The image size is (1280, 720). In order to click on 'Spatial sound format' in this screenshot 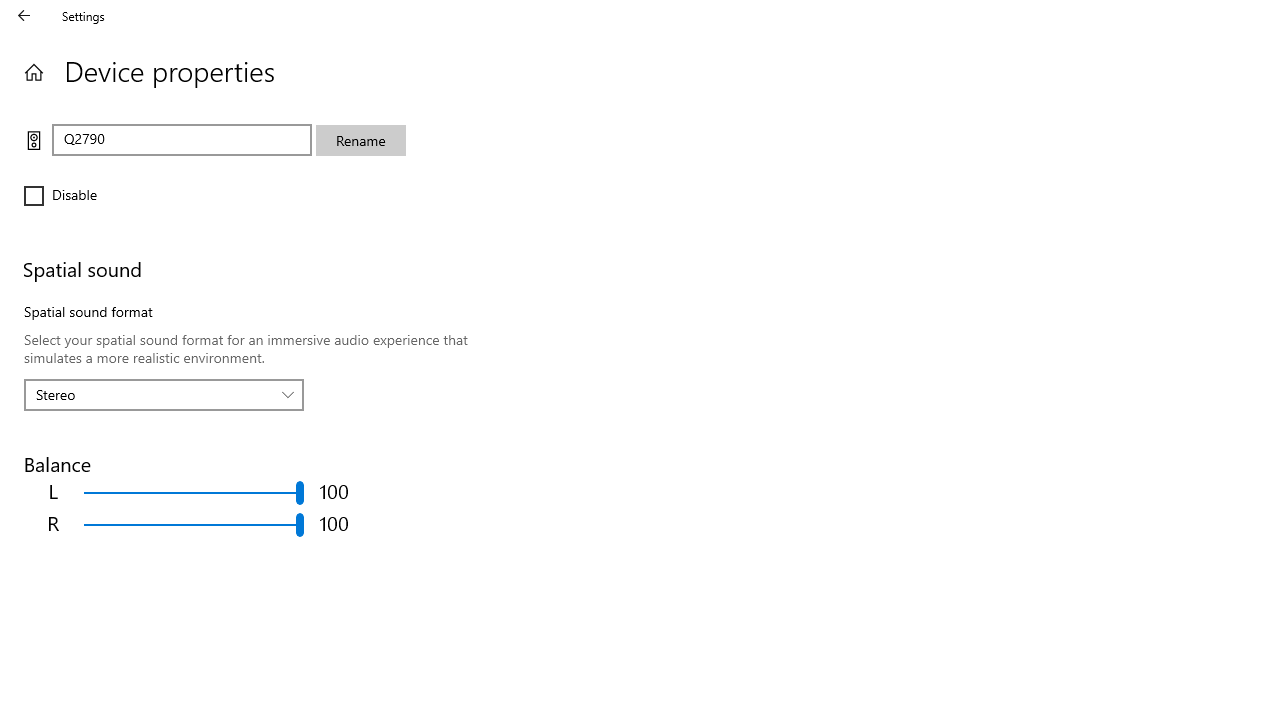, I will do `click(164, 394)`.